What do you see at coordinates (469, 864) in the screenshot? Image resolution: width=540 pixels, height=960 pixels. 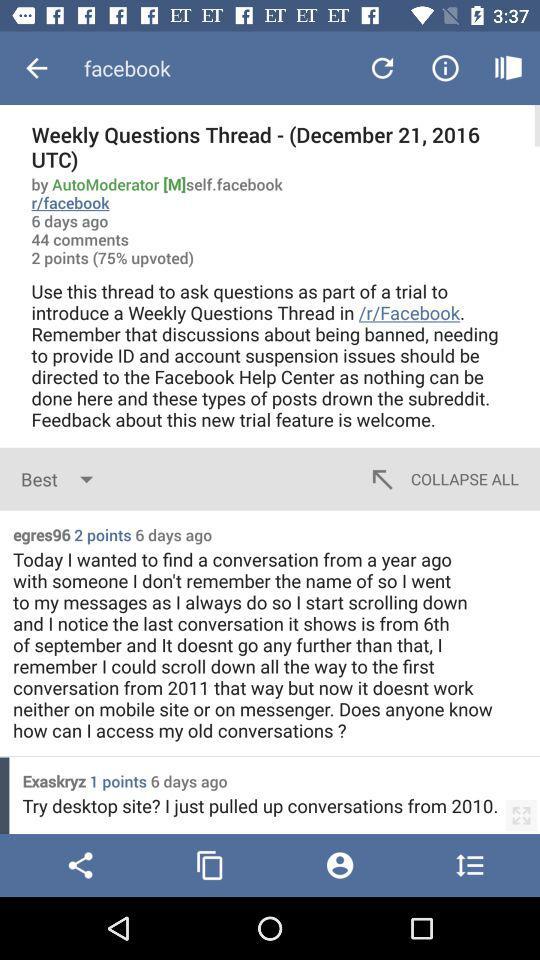 I see `the list icon` at bounding box center [469, 864].